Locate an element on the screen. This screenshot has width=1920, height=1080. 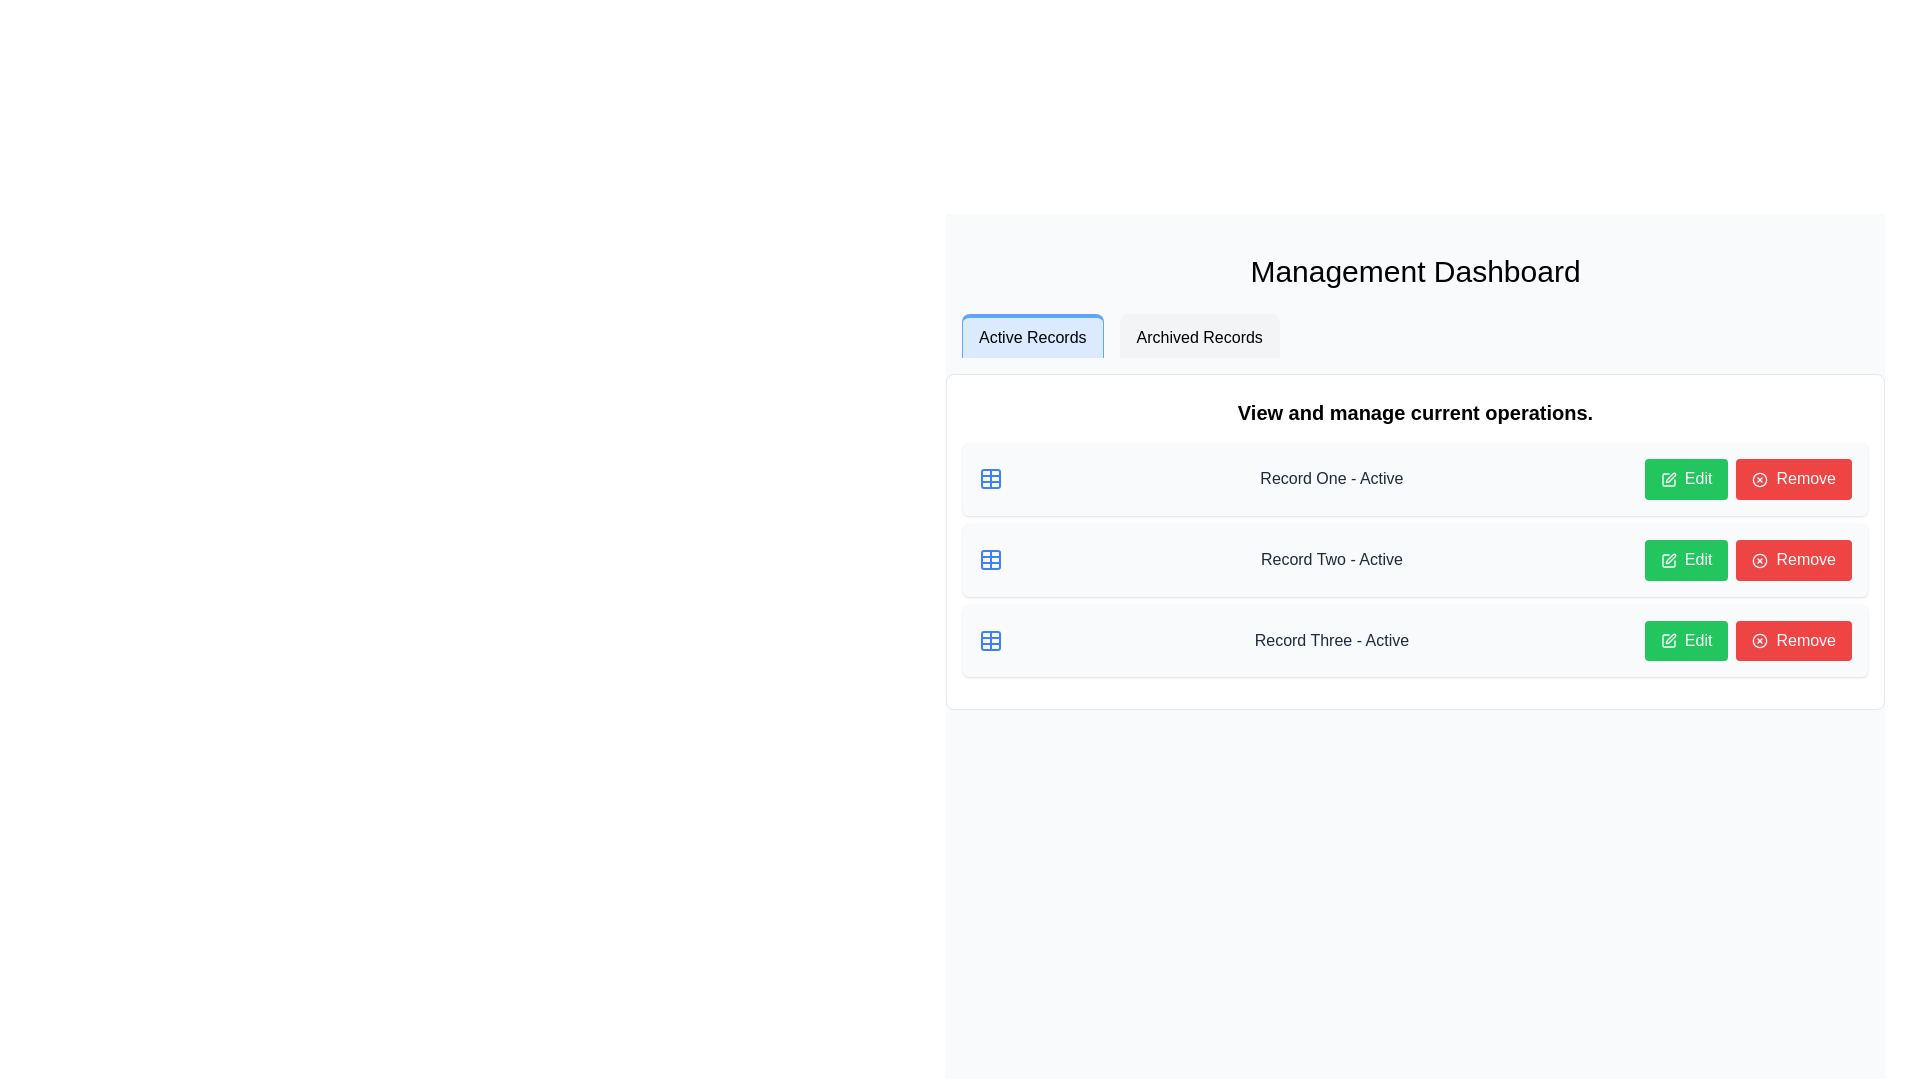
the blue-colored table grid icon located at the leftmost side of the first row of record items, preceding the text label 'Record One - Active' is located at coordinates (990, 478).